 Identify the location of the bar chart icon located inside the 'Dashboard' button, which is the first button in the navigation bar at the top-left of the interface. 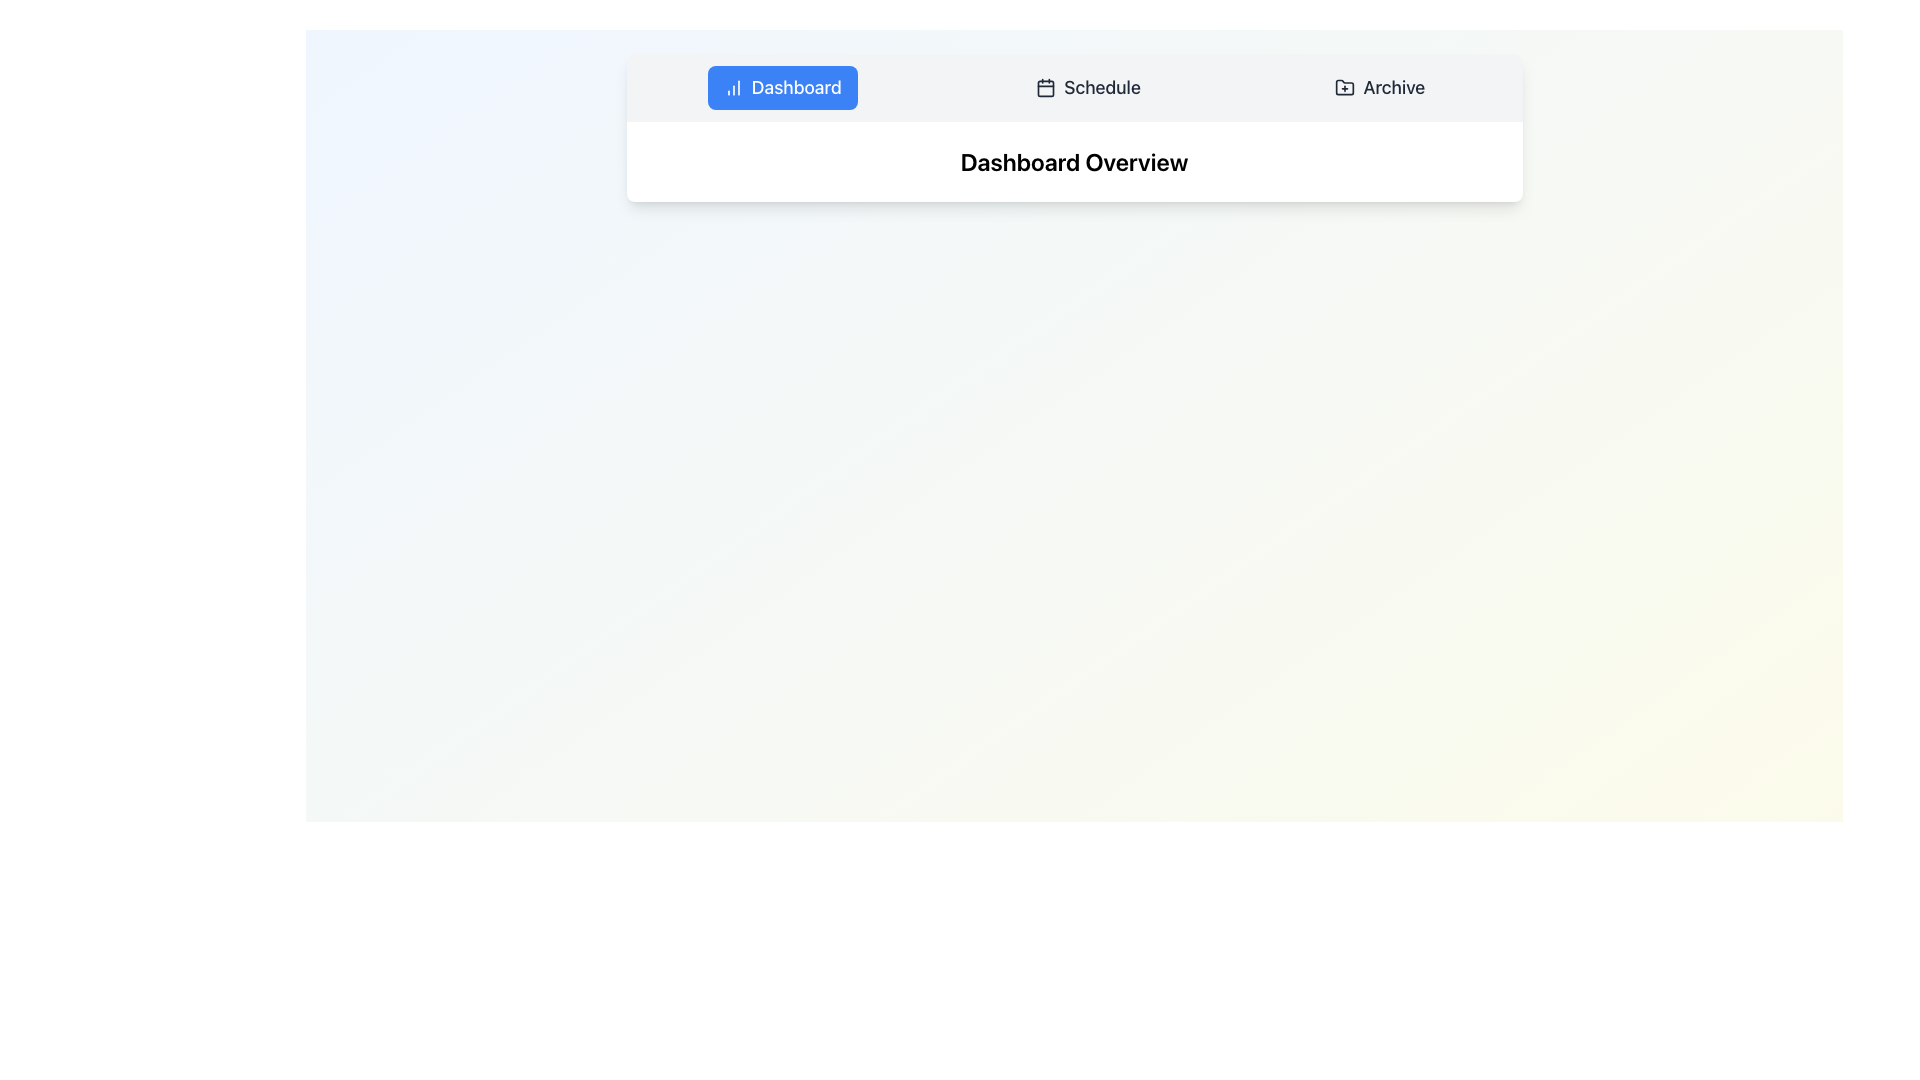
(732, 87).